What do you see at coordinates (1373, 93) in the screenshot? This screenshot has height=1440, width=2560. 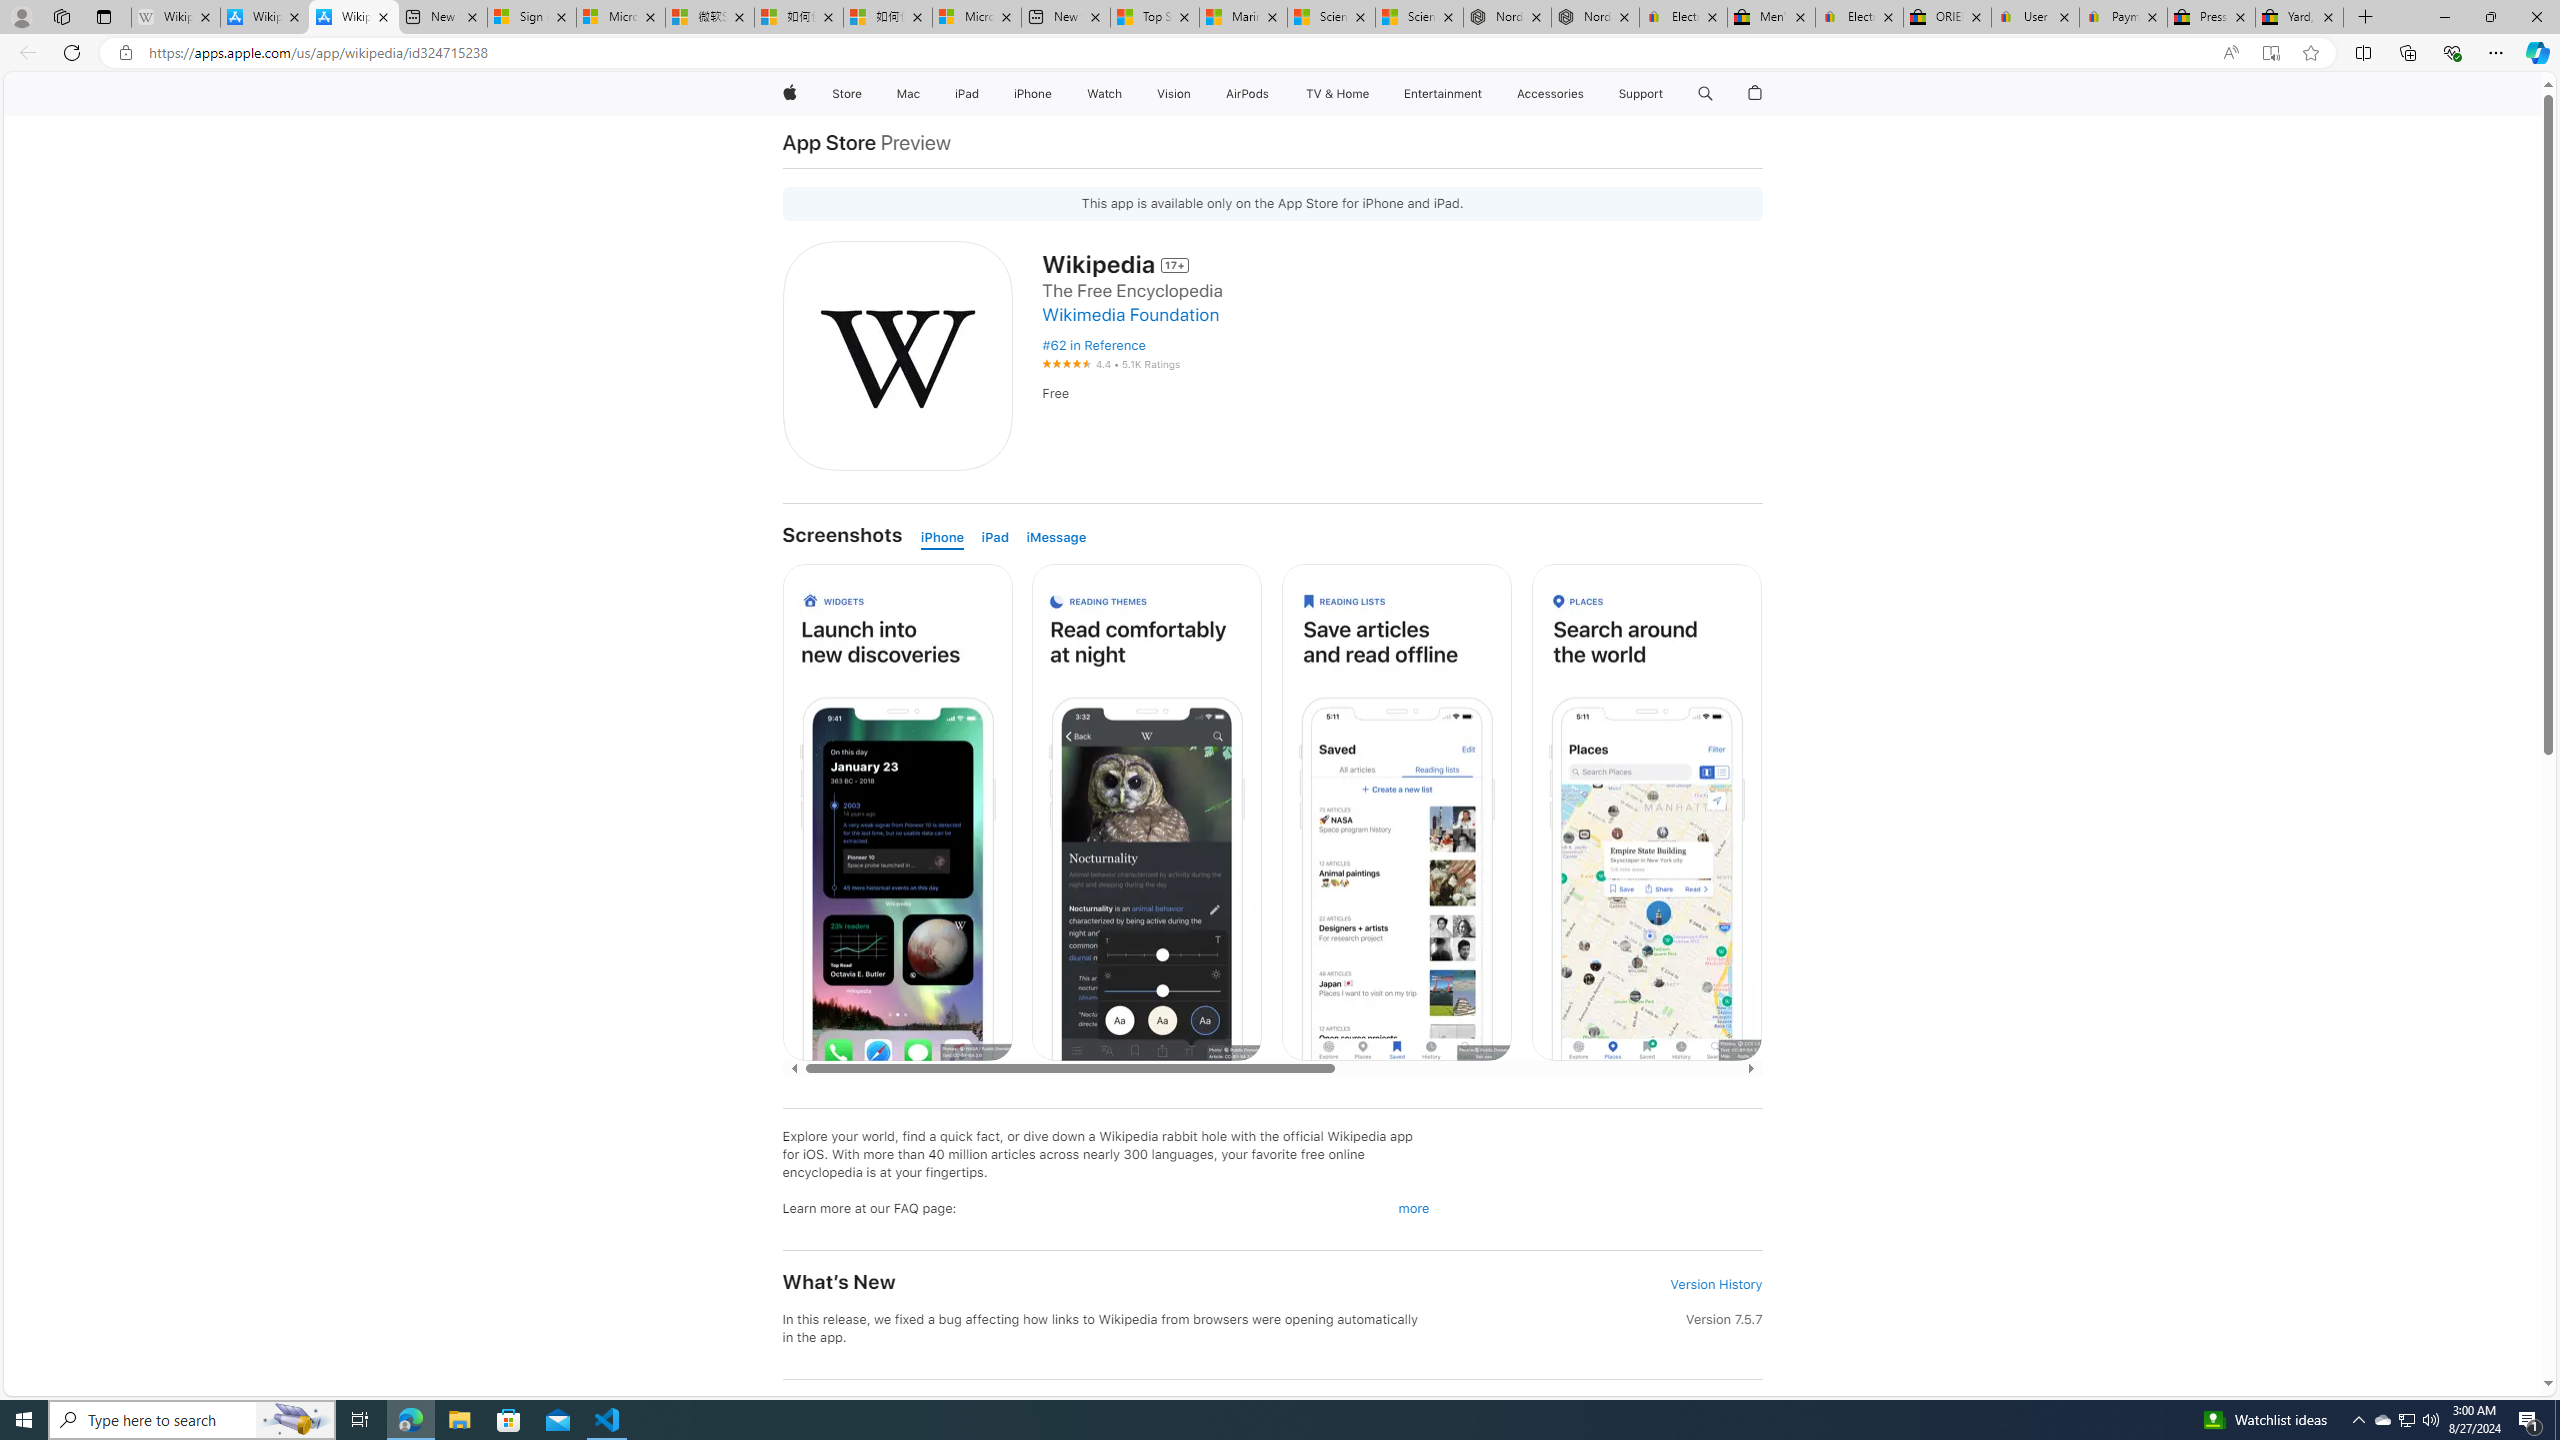 I see `'TV and Home menu'` at bounding box center [1373, 93].